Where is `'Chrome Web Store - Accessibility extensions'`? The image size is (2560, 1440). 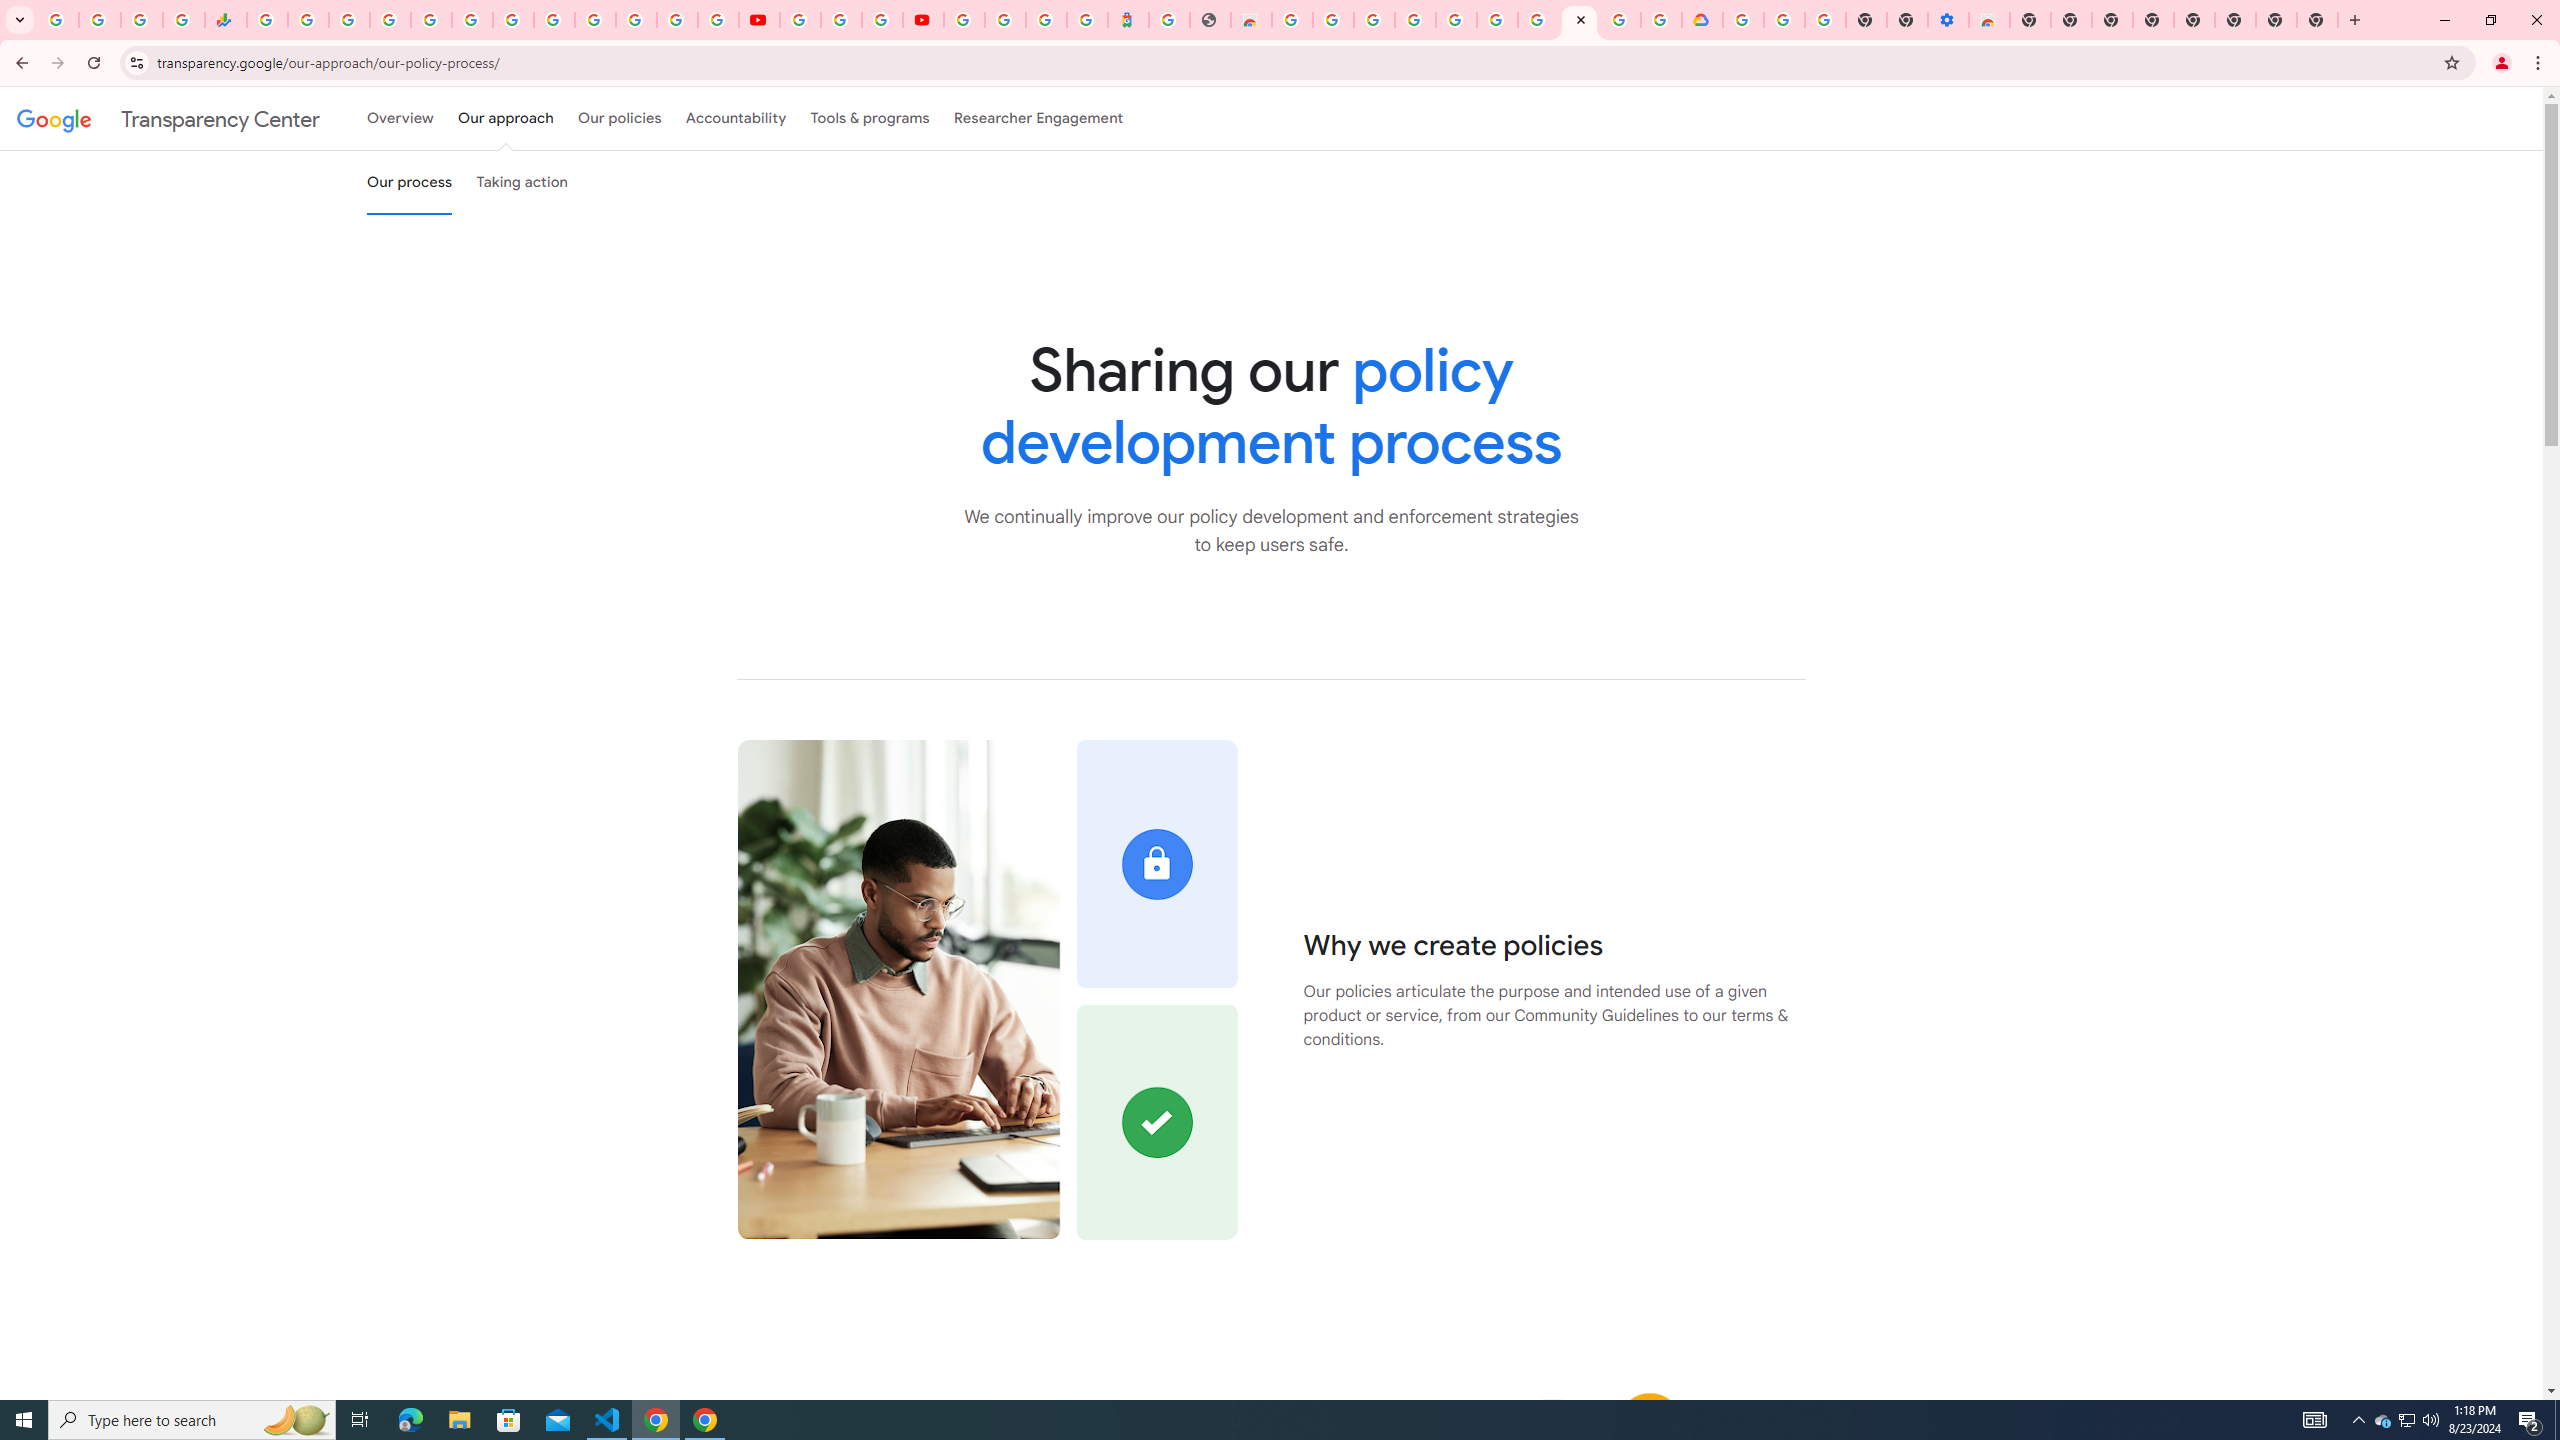 'Chrome Web Store - Accessibility extensions' is located at coordinates (1989, 19).